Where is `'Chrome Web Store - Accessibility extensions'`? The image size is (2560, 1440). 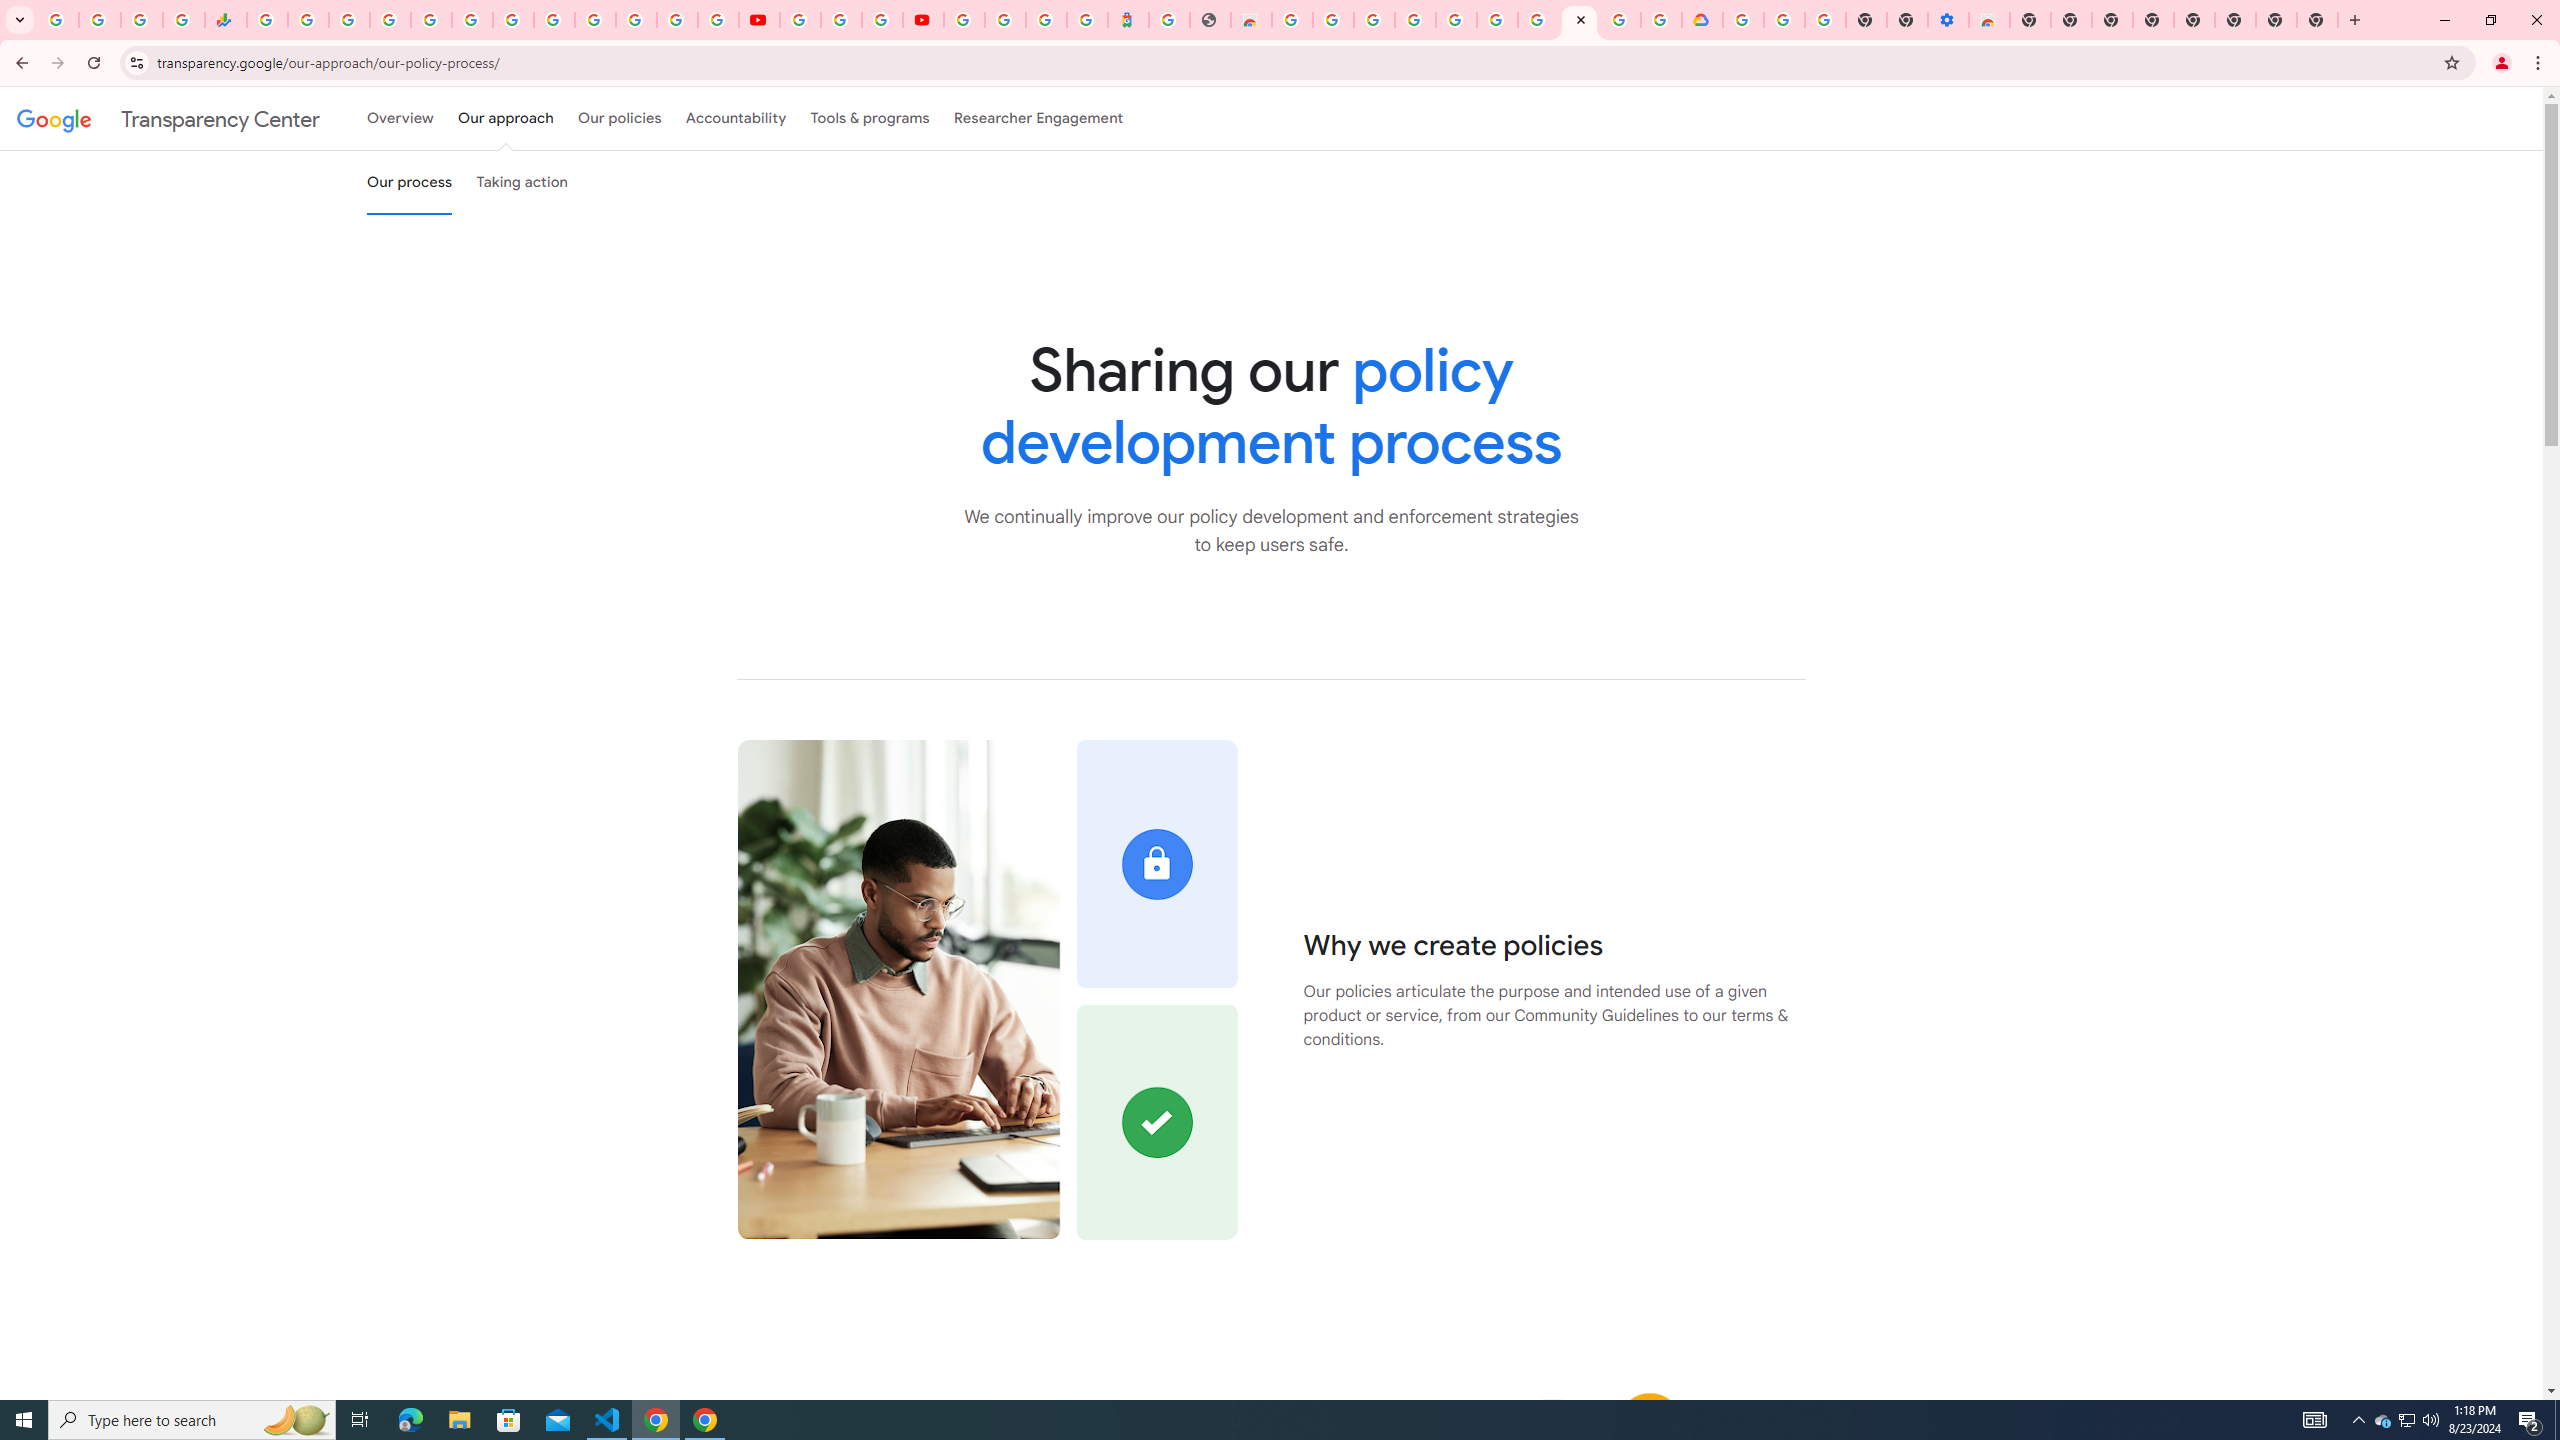 'Chrome Web Store - Accessibility extensions' is located at coordinates (1989, 19).